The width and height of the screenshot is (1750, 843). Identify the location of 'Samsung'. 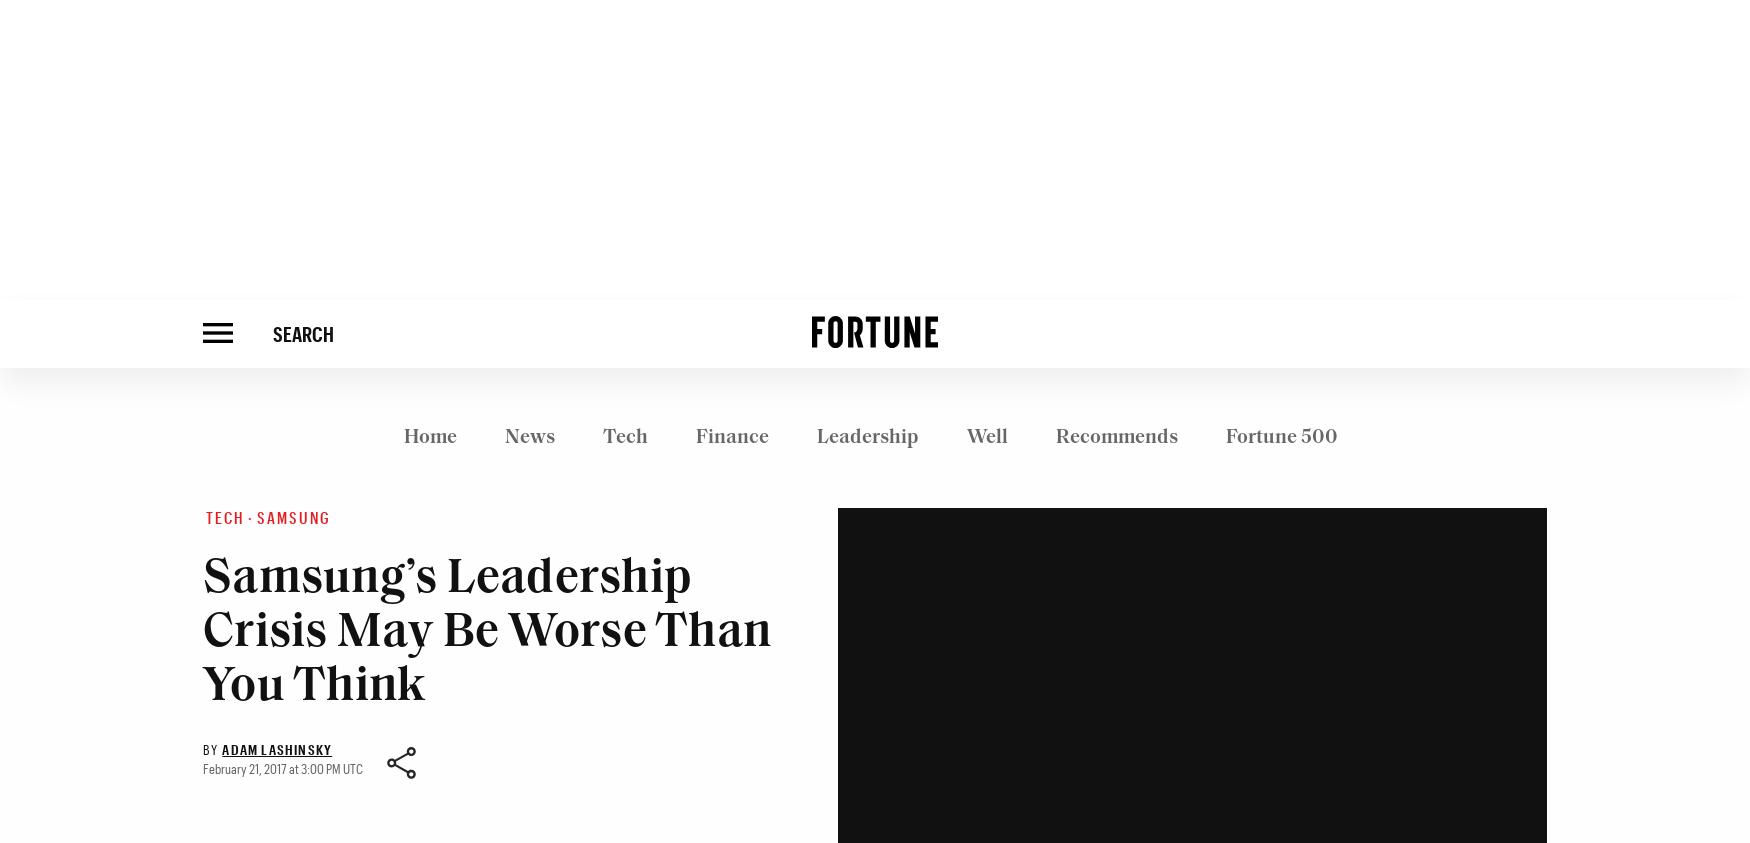
(293, 517).